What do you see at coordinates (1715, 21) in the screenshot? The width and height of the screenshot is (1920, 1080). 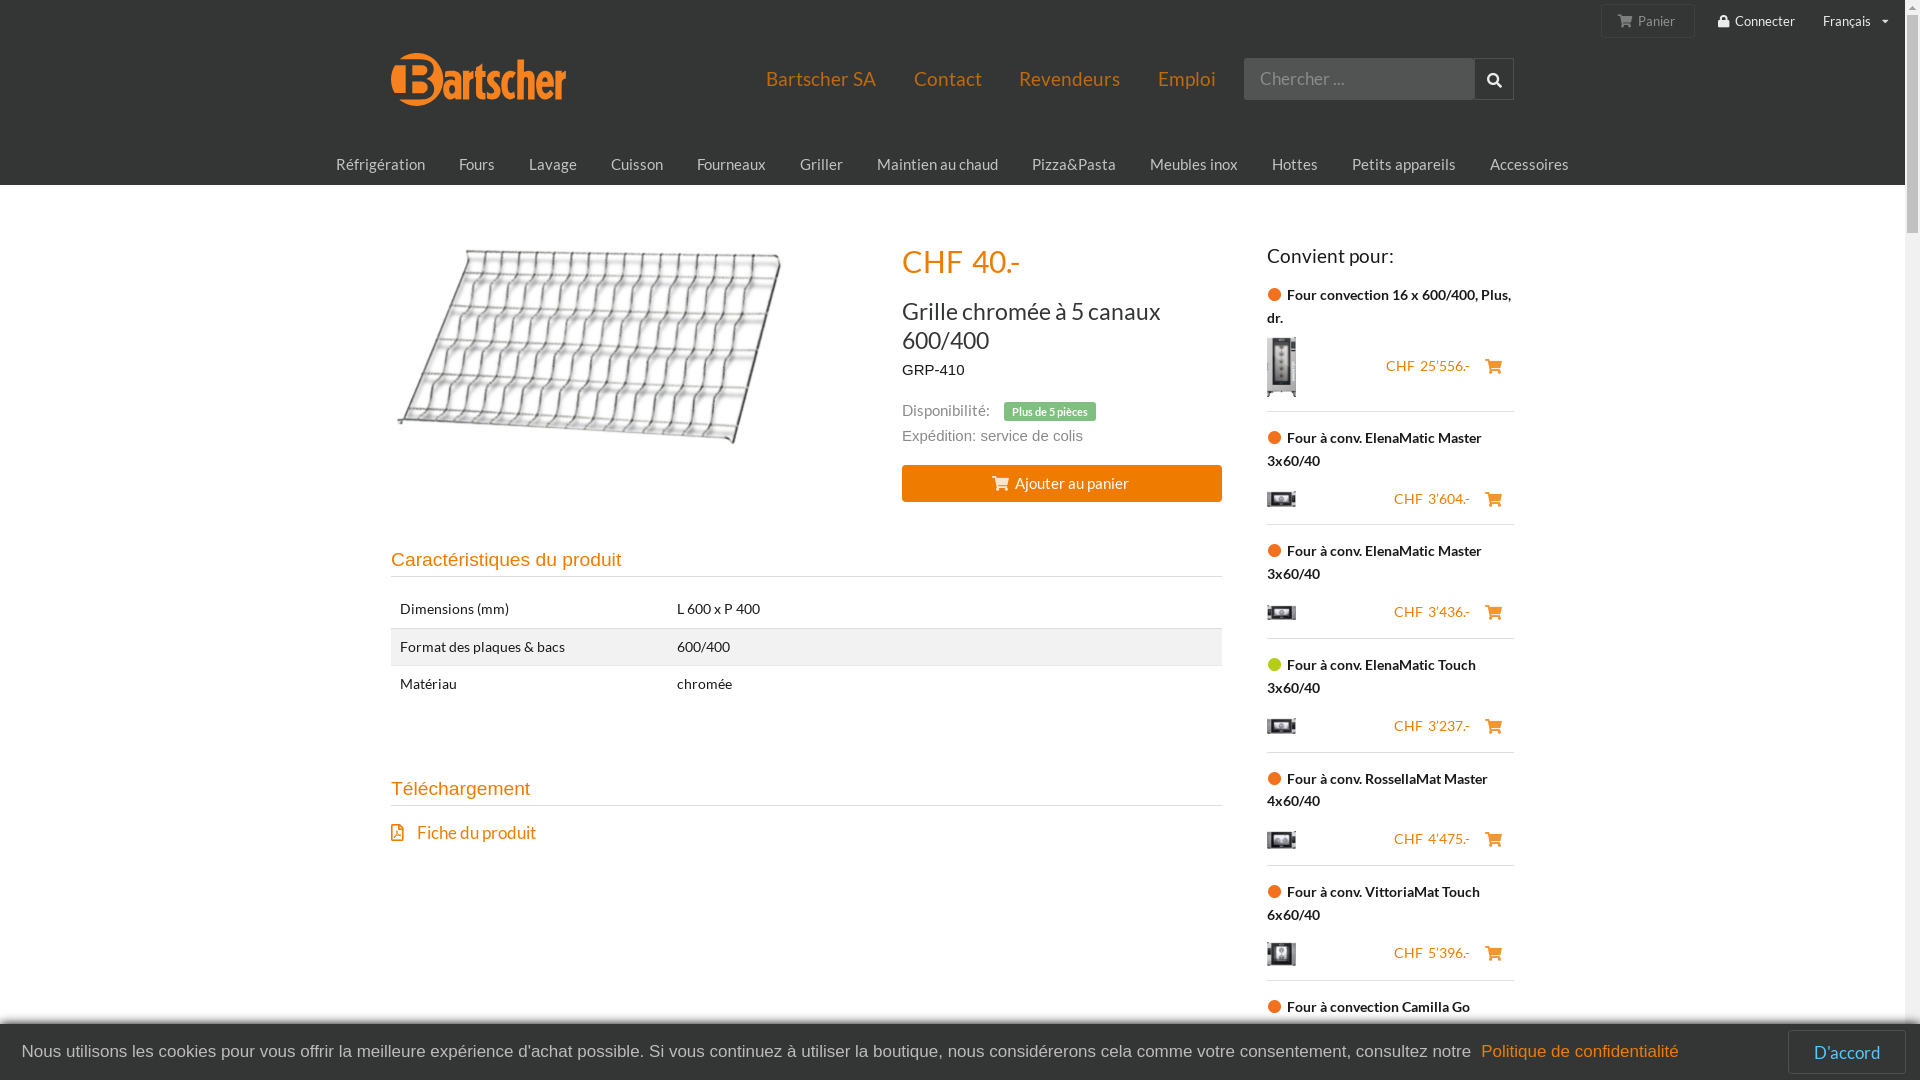 I see `'Connecter'` at bounding box center [1715, 21].